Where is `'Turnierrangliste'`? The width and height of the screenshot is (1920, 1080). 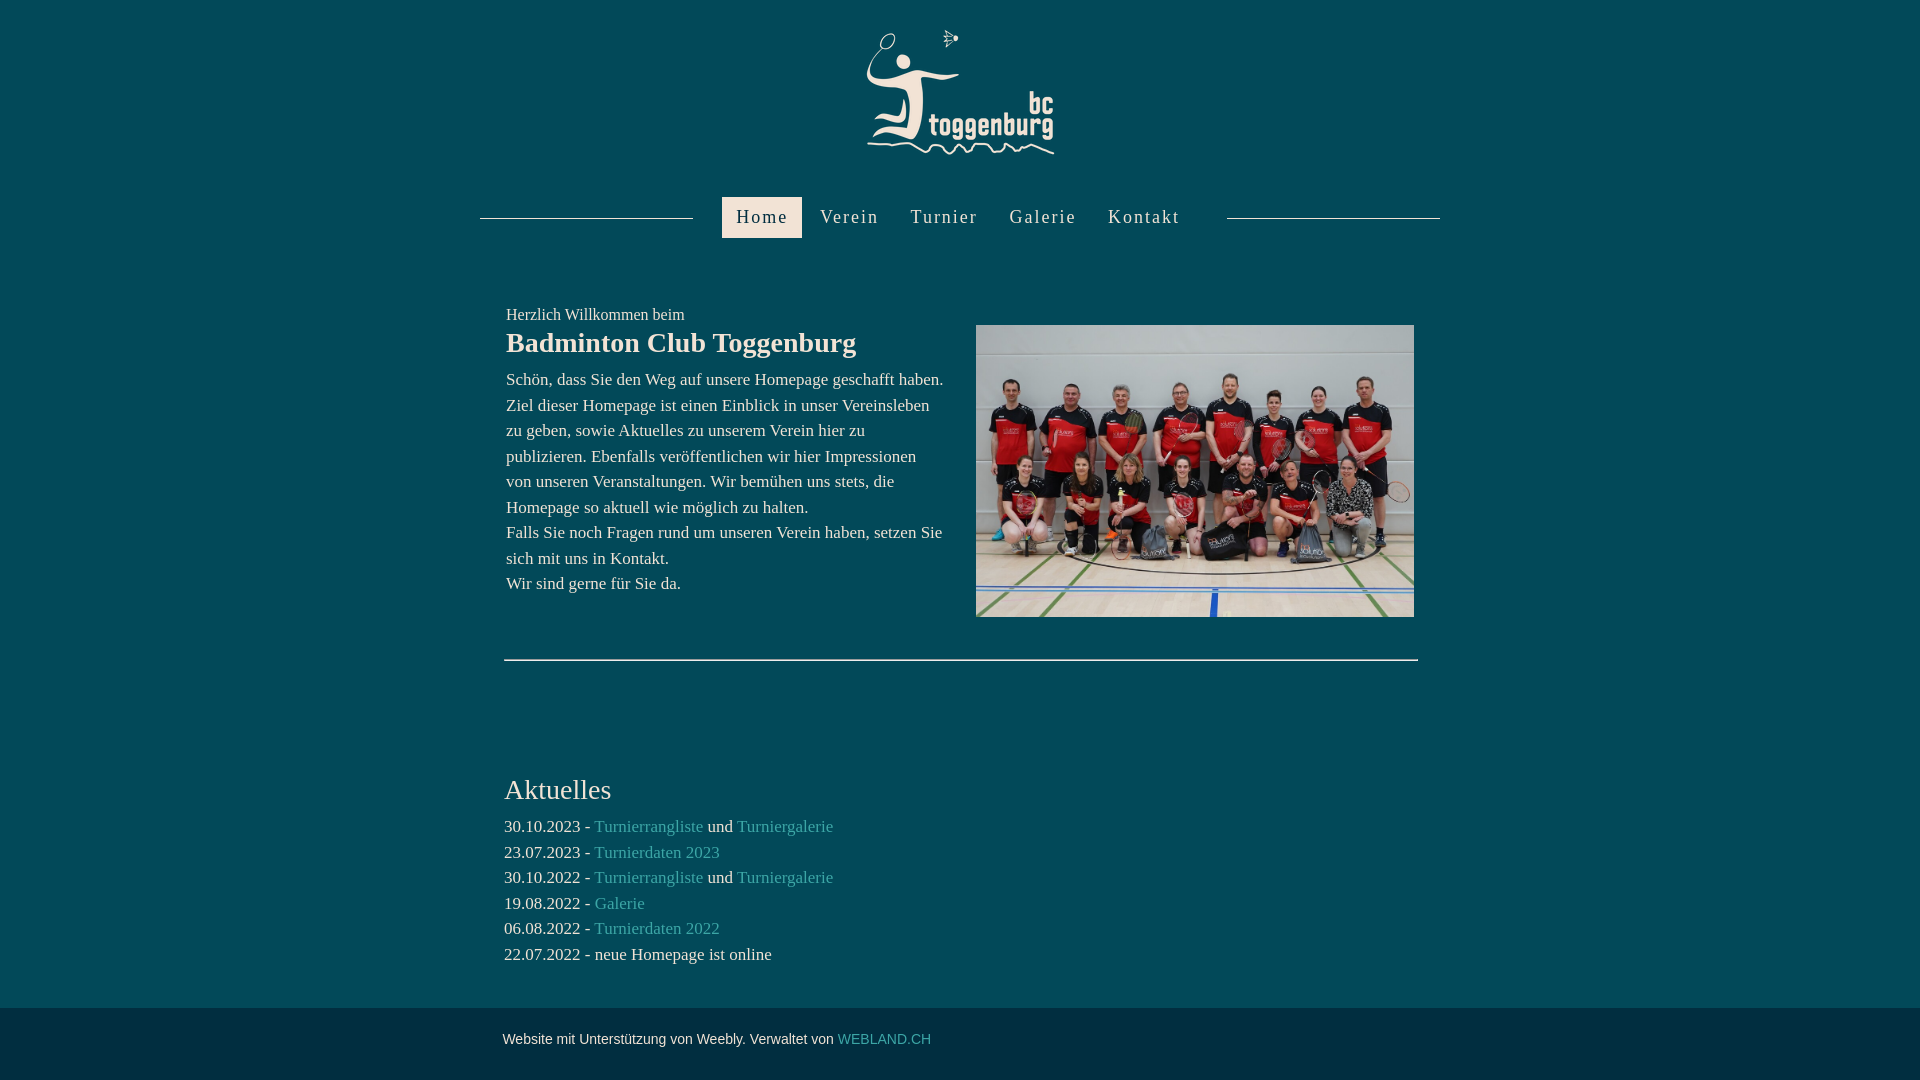
'Turnierrangliste' is located at coordinates (650, 826).